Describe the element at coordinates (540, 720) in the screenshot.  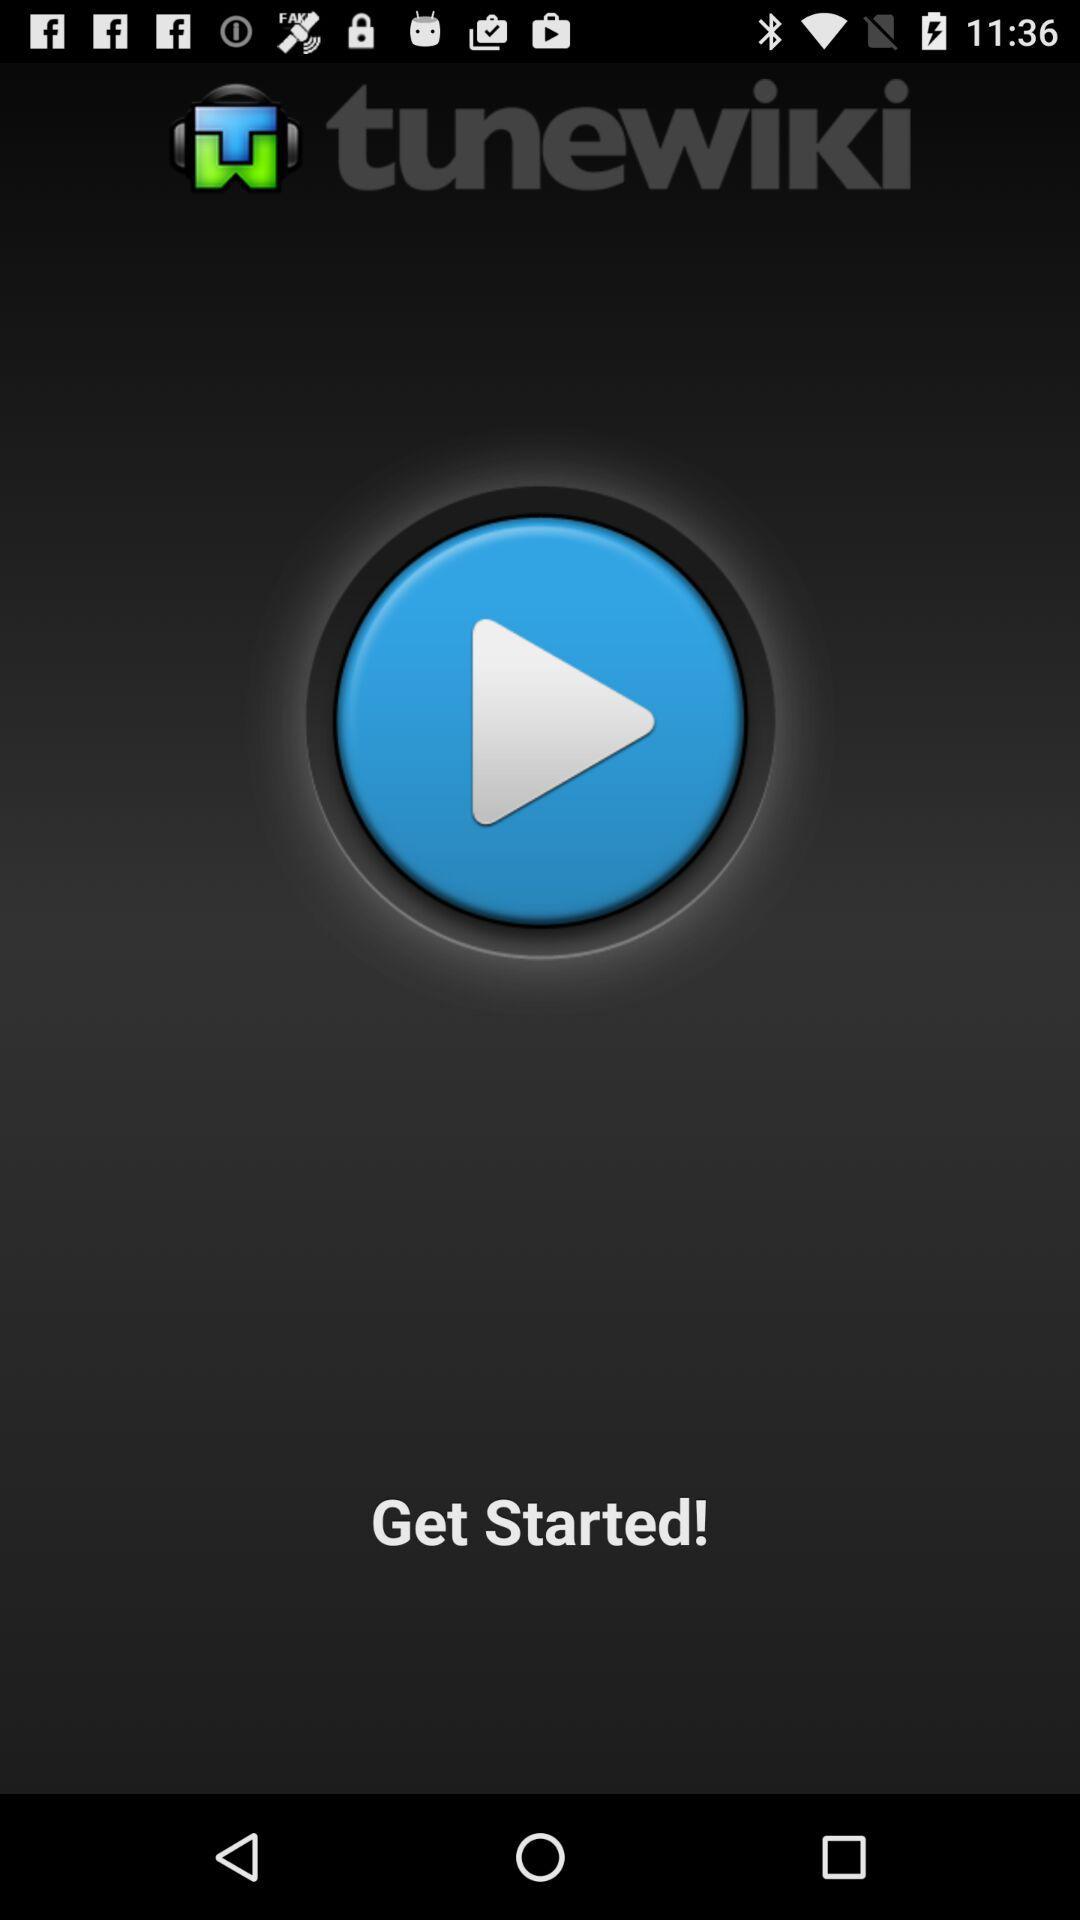
I see `the icon at the center` at that location.